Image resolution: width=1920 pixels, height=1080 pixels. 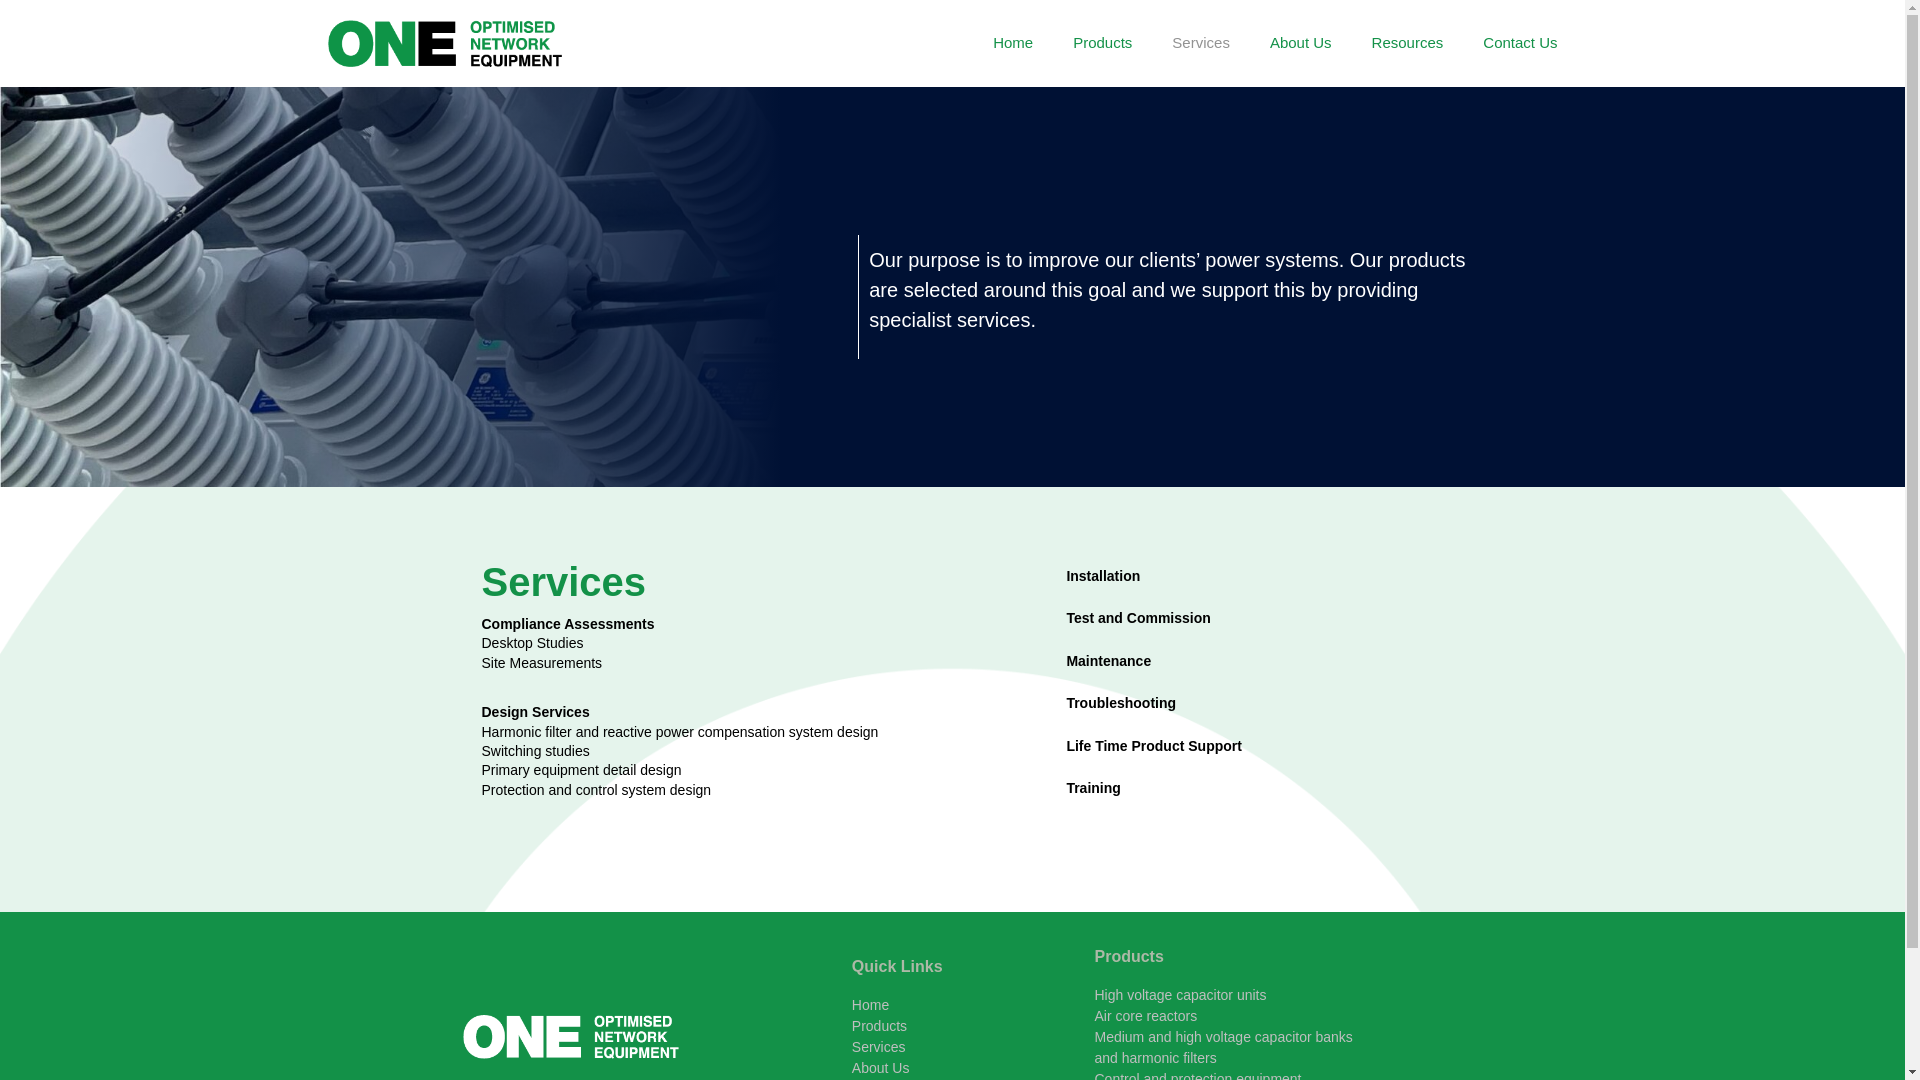 I want to click on 'Air core reactors', so click(x=1145, y=1015).